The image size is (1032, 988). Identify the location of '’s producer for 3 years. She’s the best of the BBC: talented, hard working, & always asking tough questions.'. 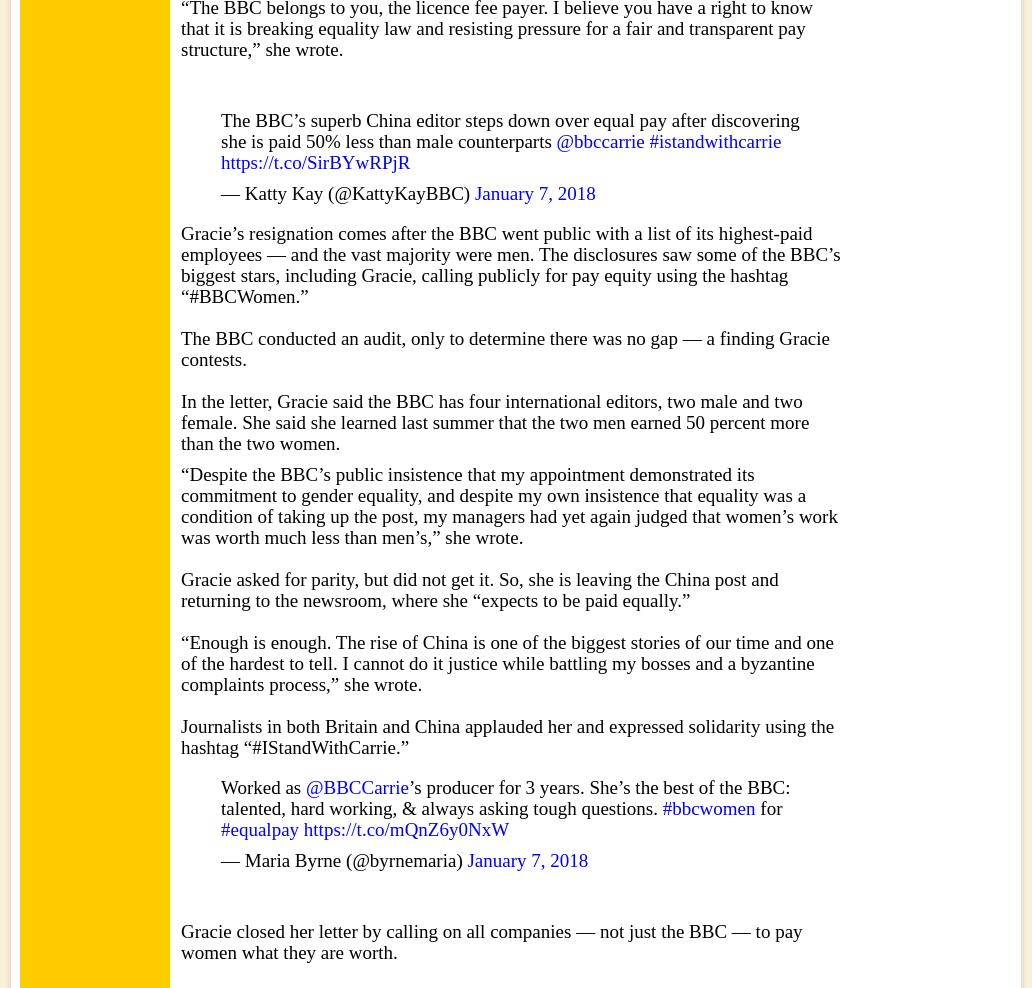
(504, 797).